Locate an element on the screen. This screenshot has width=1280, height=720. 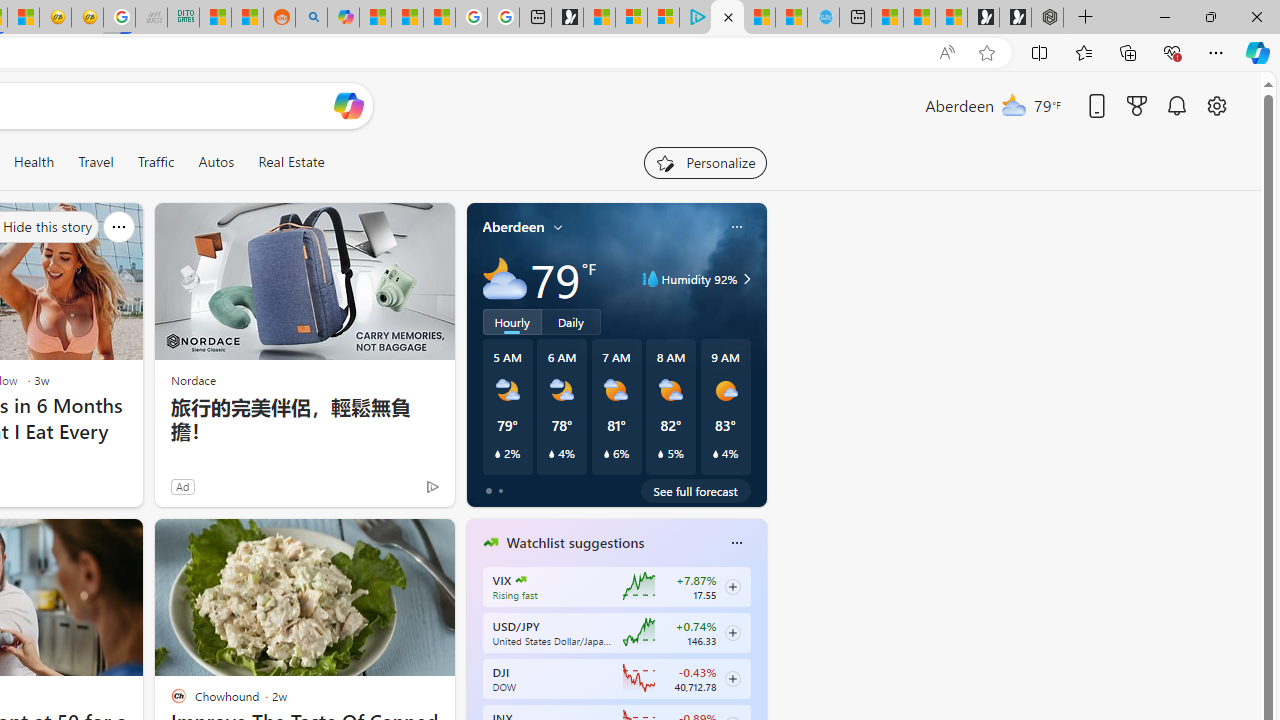
'Autos' is located at coordinates (216, 161).